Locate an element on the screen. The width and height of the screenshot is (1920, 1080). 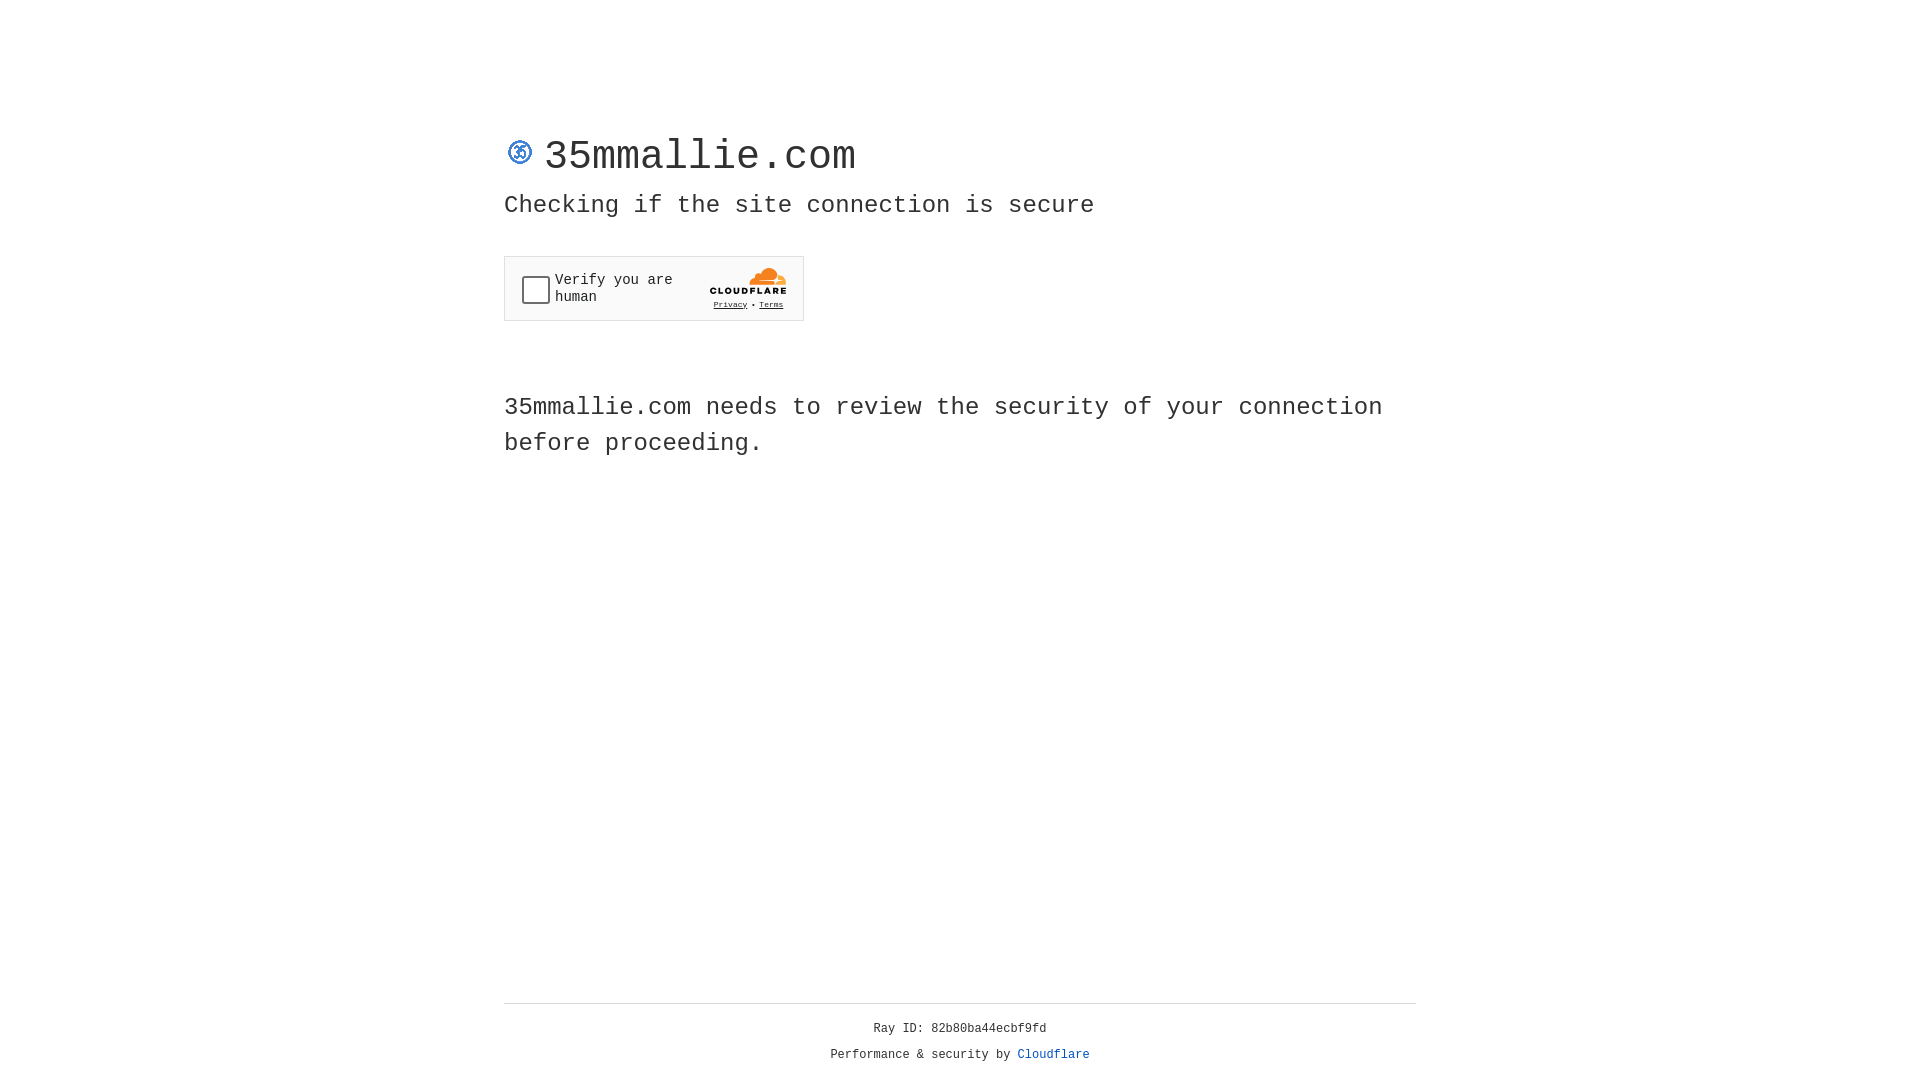
'Cloudflare' is located at coordinates (1053, 1054).